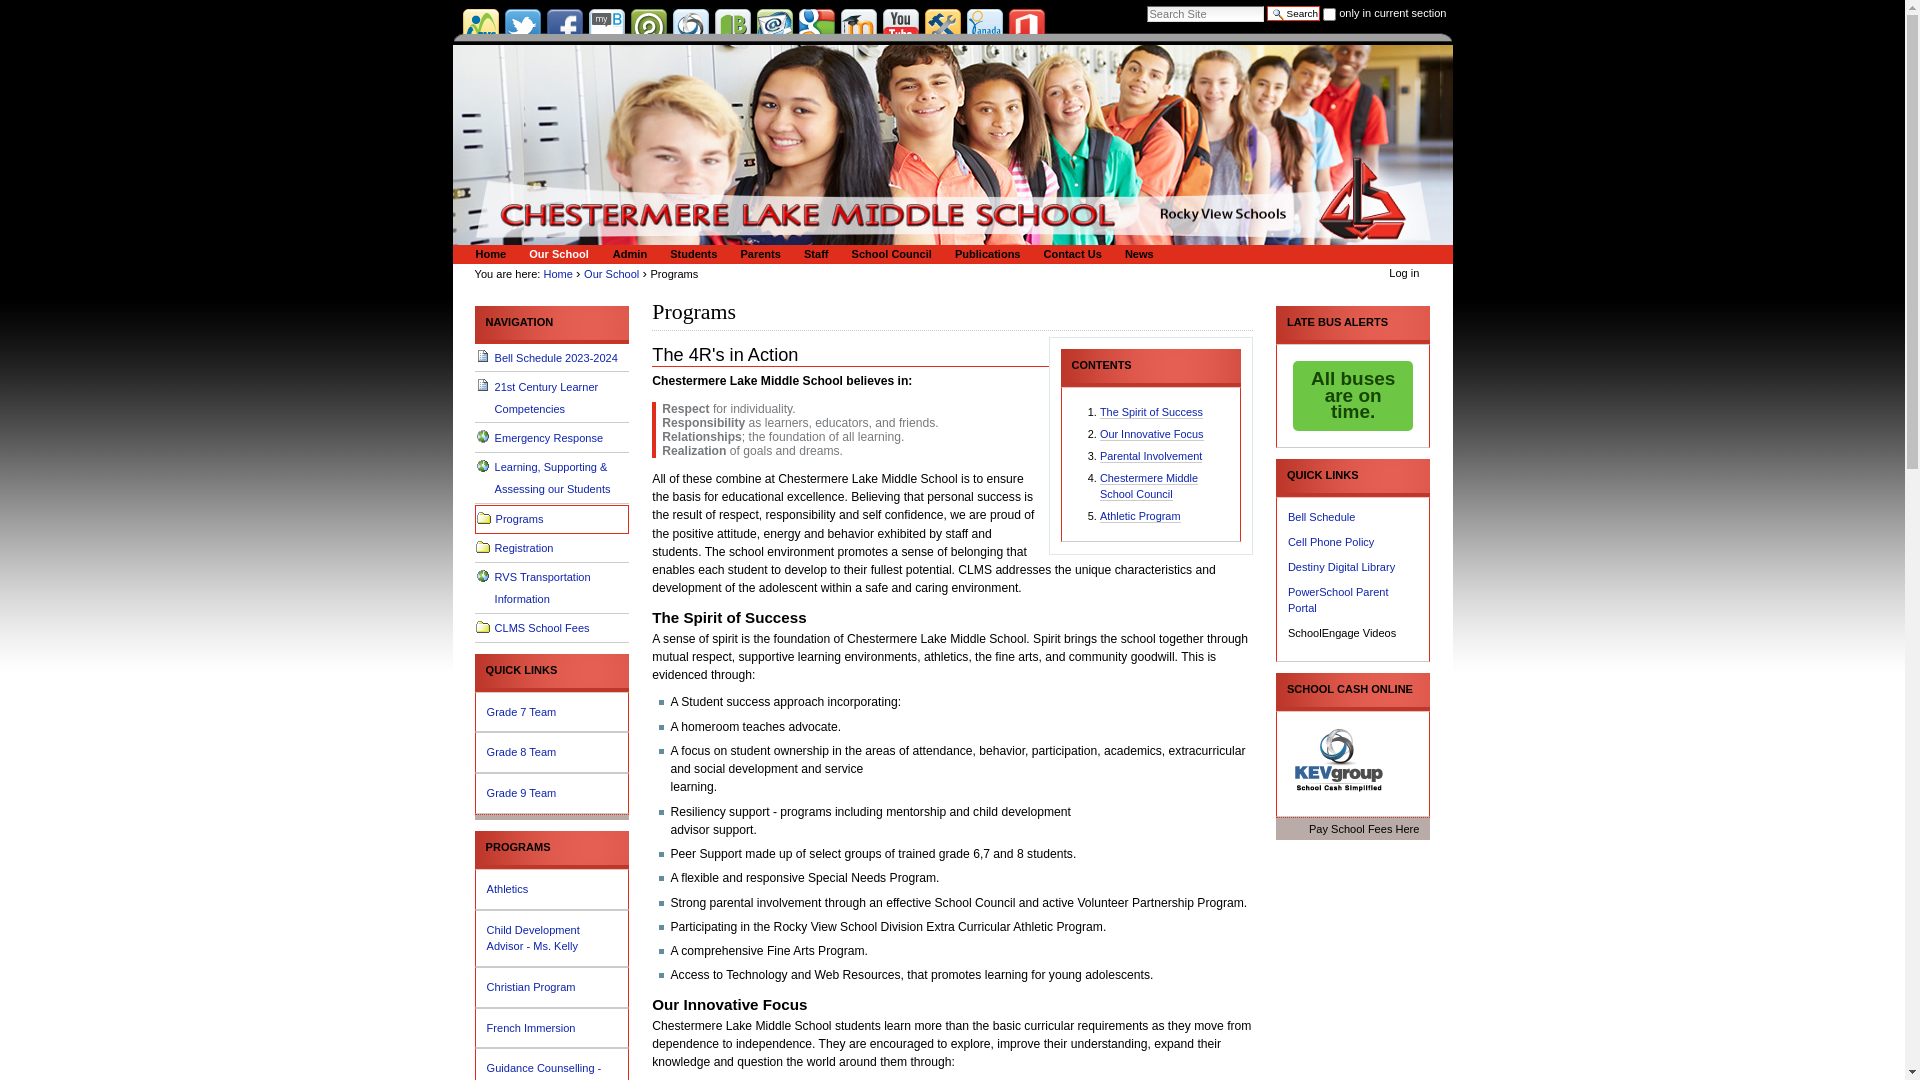 Image resolution: width=1920 pixels, height=1080 pixels. What do you see at coordinates (756, 253) in the screenshot?
I see `'Parents'` at bounding box center [756, 253].